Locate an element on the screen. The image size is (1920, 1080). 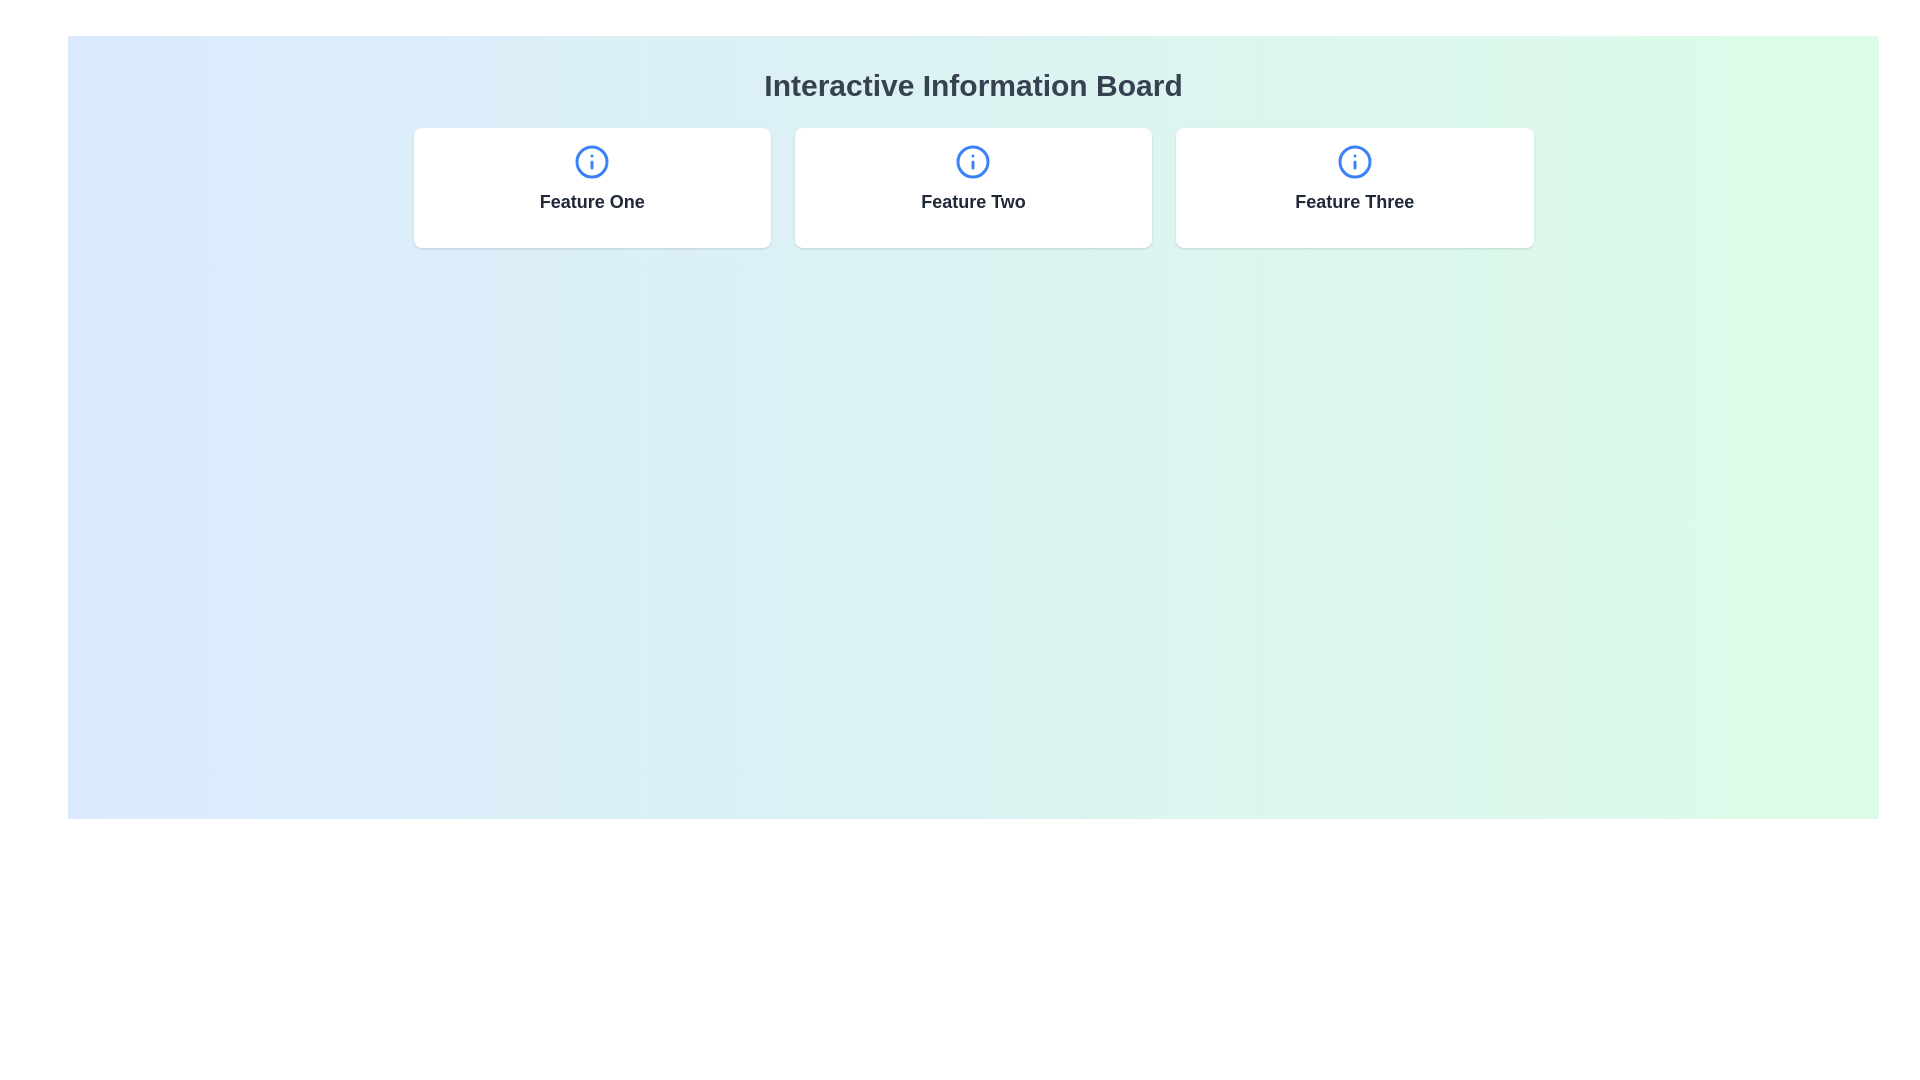
the 'Feature Two' Box Card is located at coordinates (973, 188).